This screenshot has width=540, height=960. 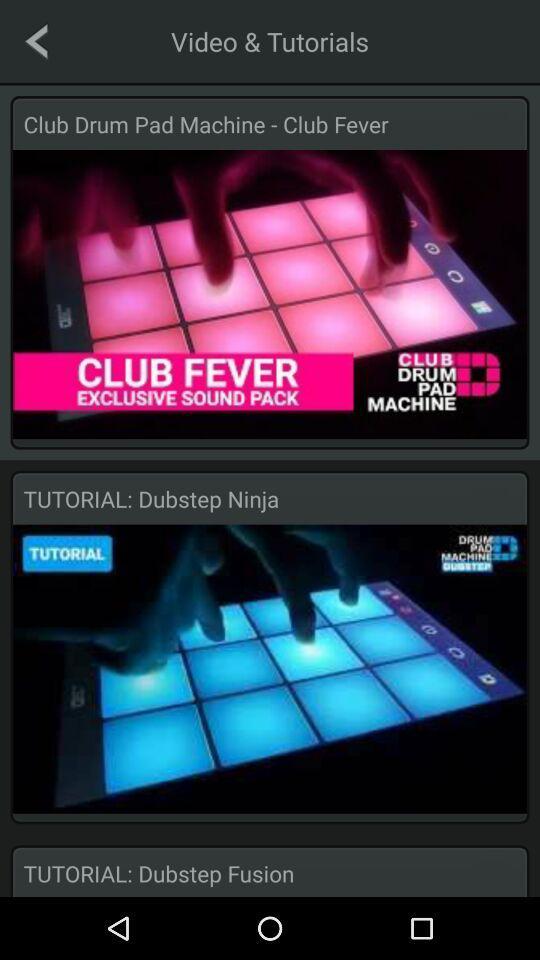 I want to click on previous, so click(x=36, y=40).